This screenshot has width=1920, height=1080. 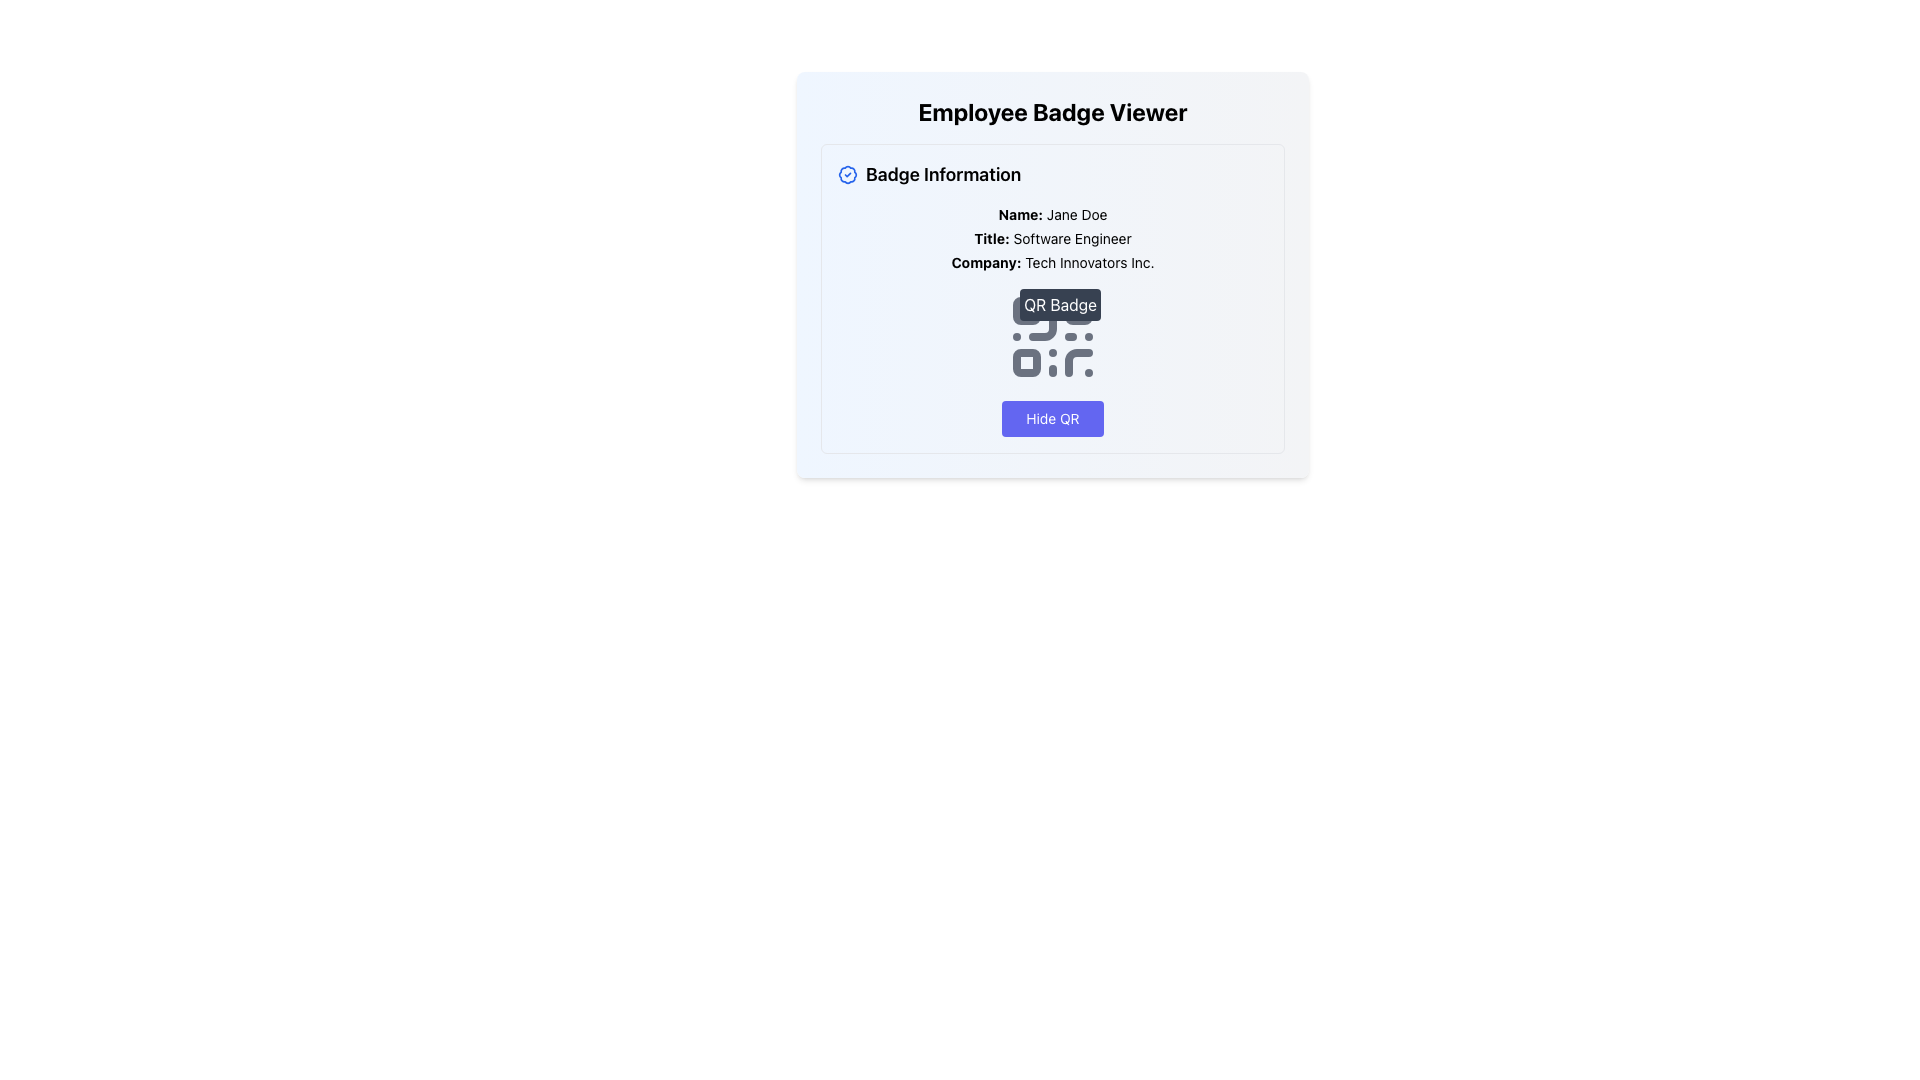 What do you see at coordinates (848, 173) in the screenshot?
I see `the verified or authenticated badge icon located in the top-left corner of the 'Badge Information' section` at bounding box center [848, 173].